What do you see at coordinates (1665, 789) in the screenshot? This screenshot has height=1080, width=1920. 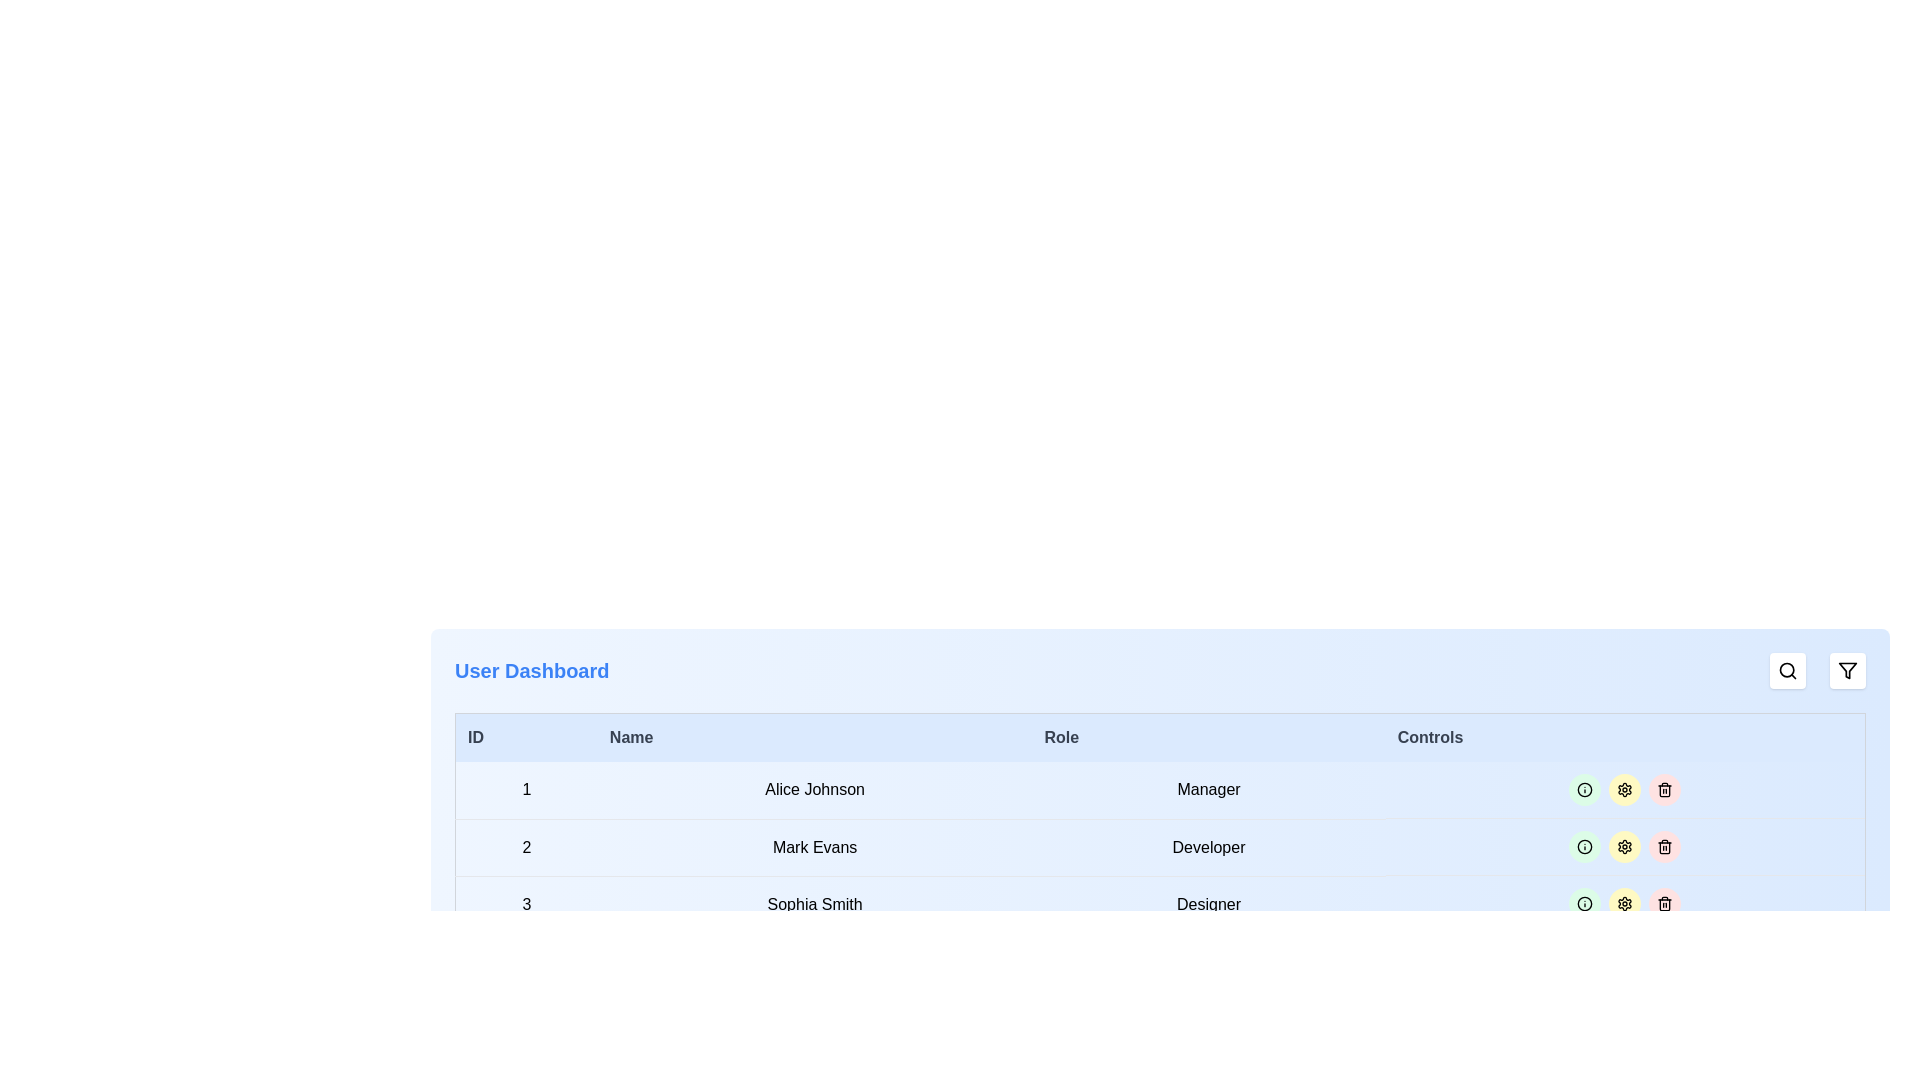 I see `the circular red button with a black trash bin icon` at bounding box center [1665, 789].